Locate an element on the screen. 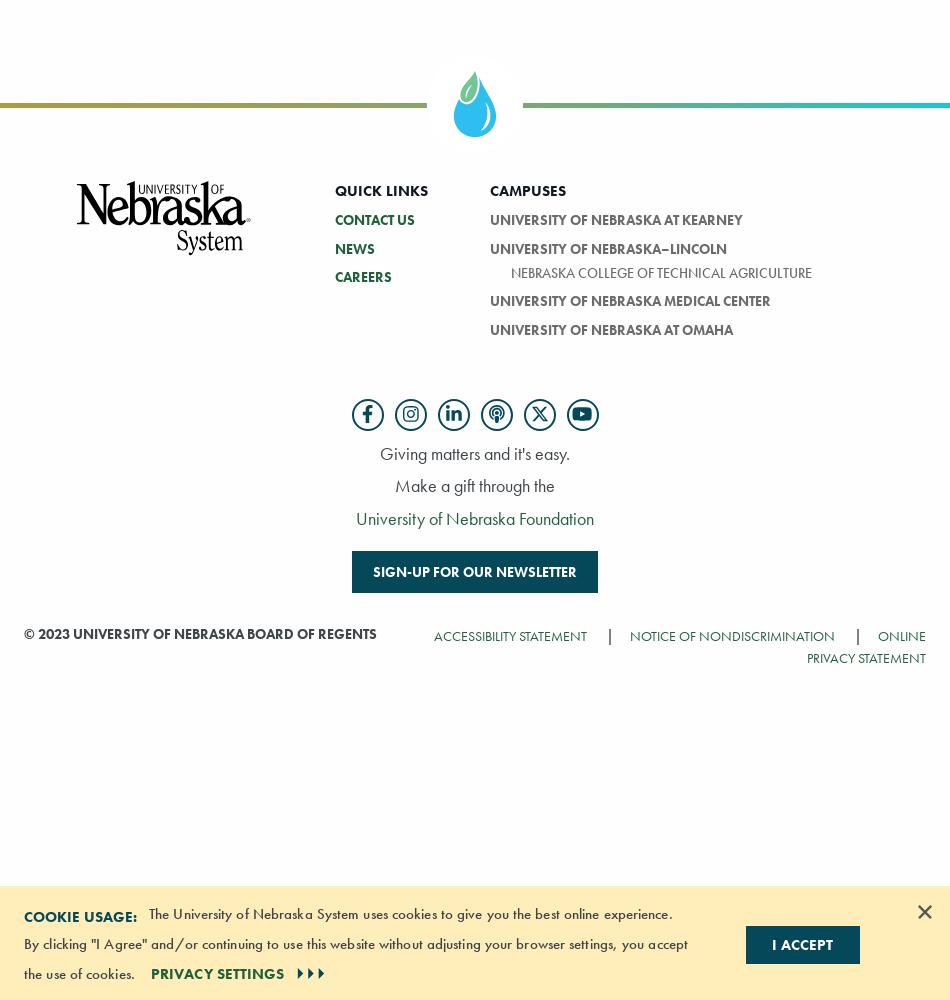  'University of Nebraska at Kearney' is located at coordinates (488, 218).